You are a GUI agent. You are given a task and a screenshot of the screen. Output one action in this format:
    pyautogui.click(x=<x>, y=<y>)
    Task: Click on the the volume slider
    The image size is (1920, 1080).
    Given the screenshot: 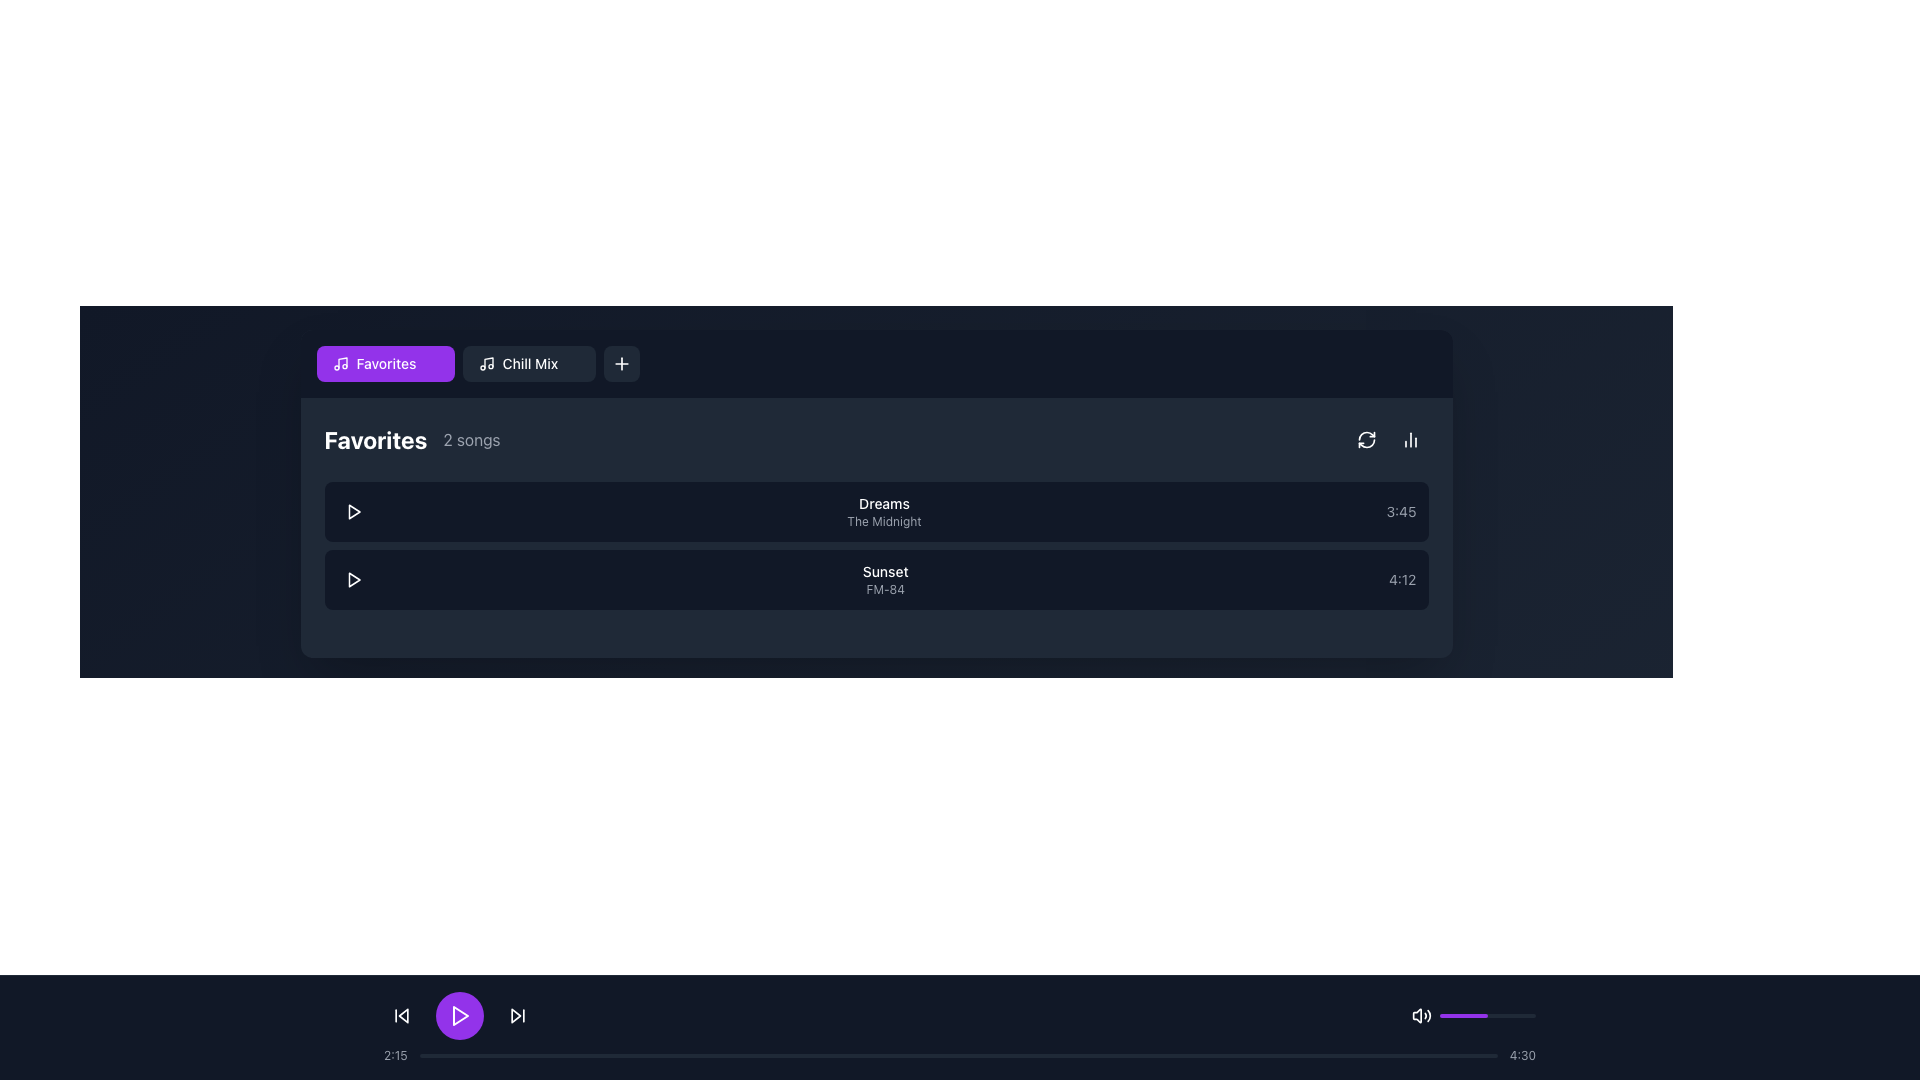 What is the action you would take?
    pyautogui.click(x=1465, y=1015)
    